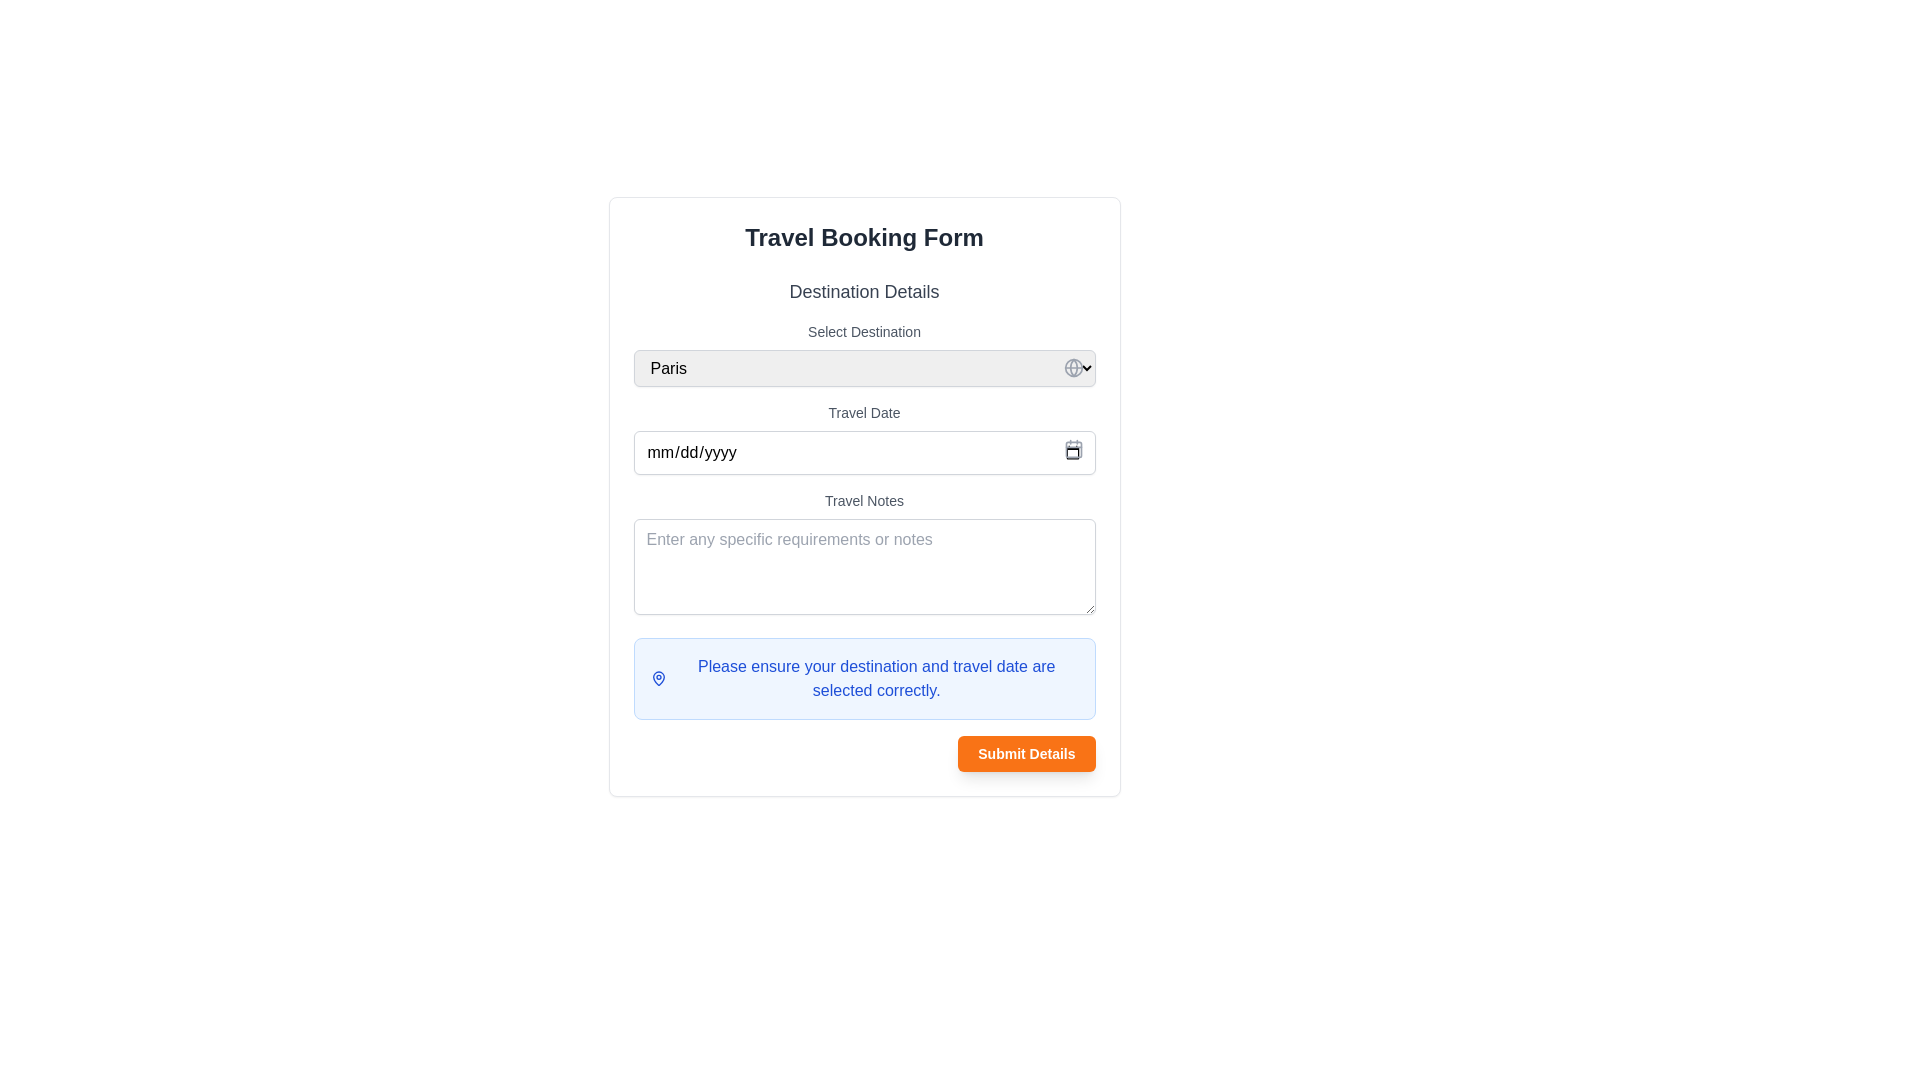 The width and height of the screenshot is (1920, 1080). I want to click on the 'Destination' section title text label, which is located at the top of the form layout, above 'Select Destination' and below 'Travel Booking Form', so click(864, 292).